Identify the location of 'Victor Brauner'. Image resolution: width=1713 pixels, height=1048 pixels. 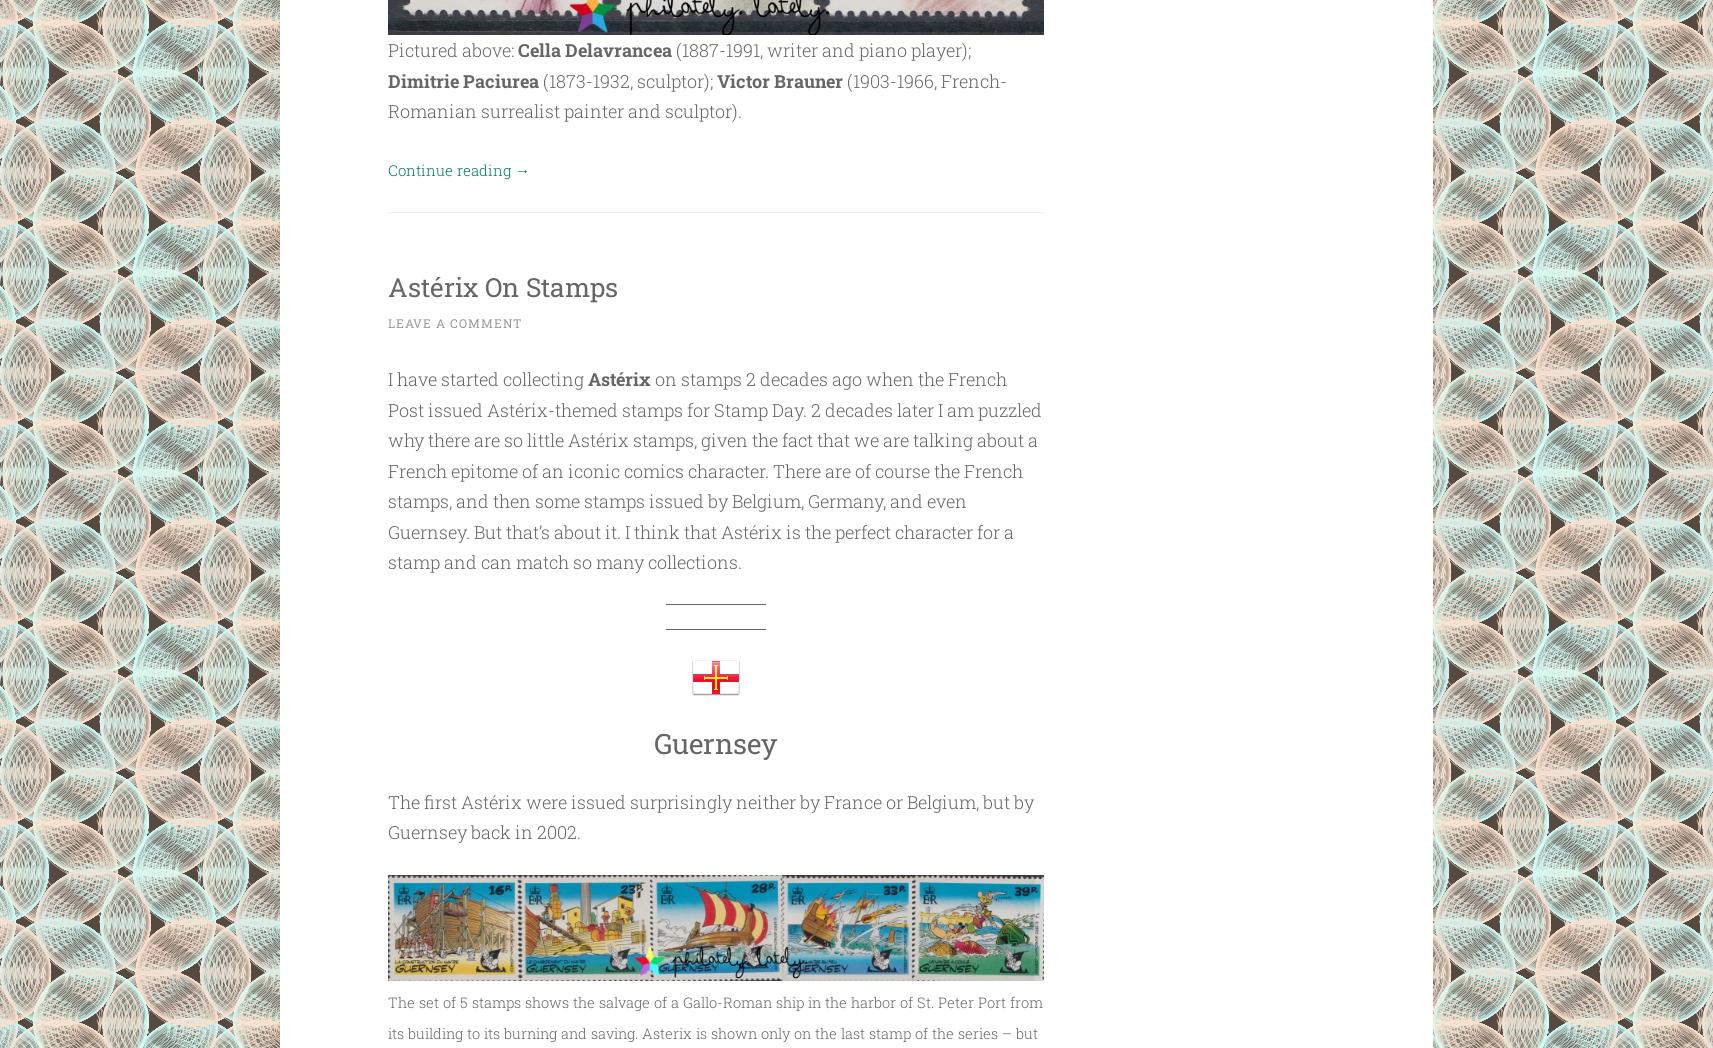
(778, 79).